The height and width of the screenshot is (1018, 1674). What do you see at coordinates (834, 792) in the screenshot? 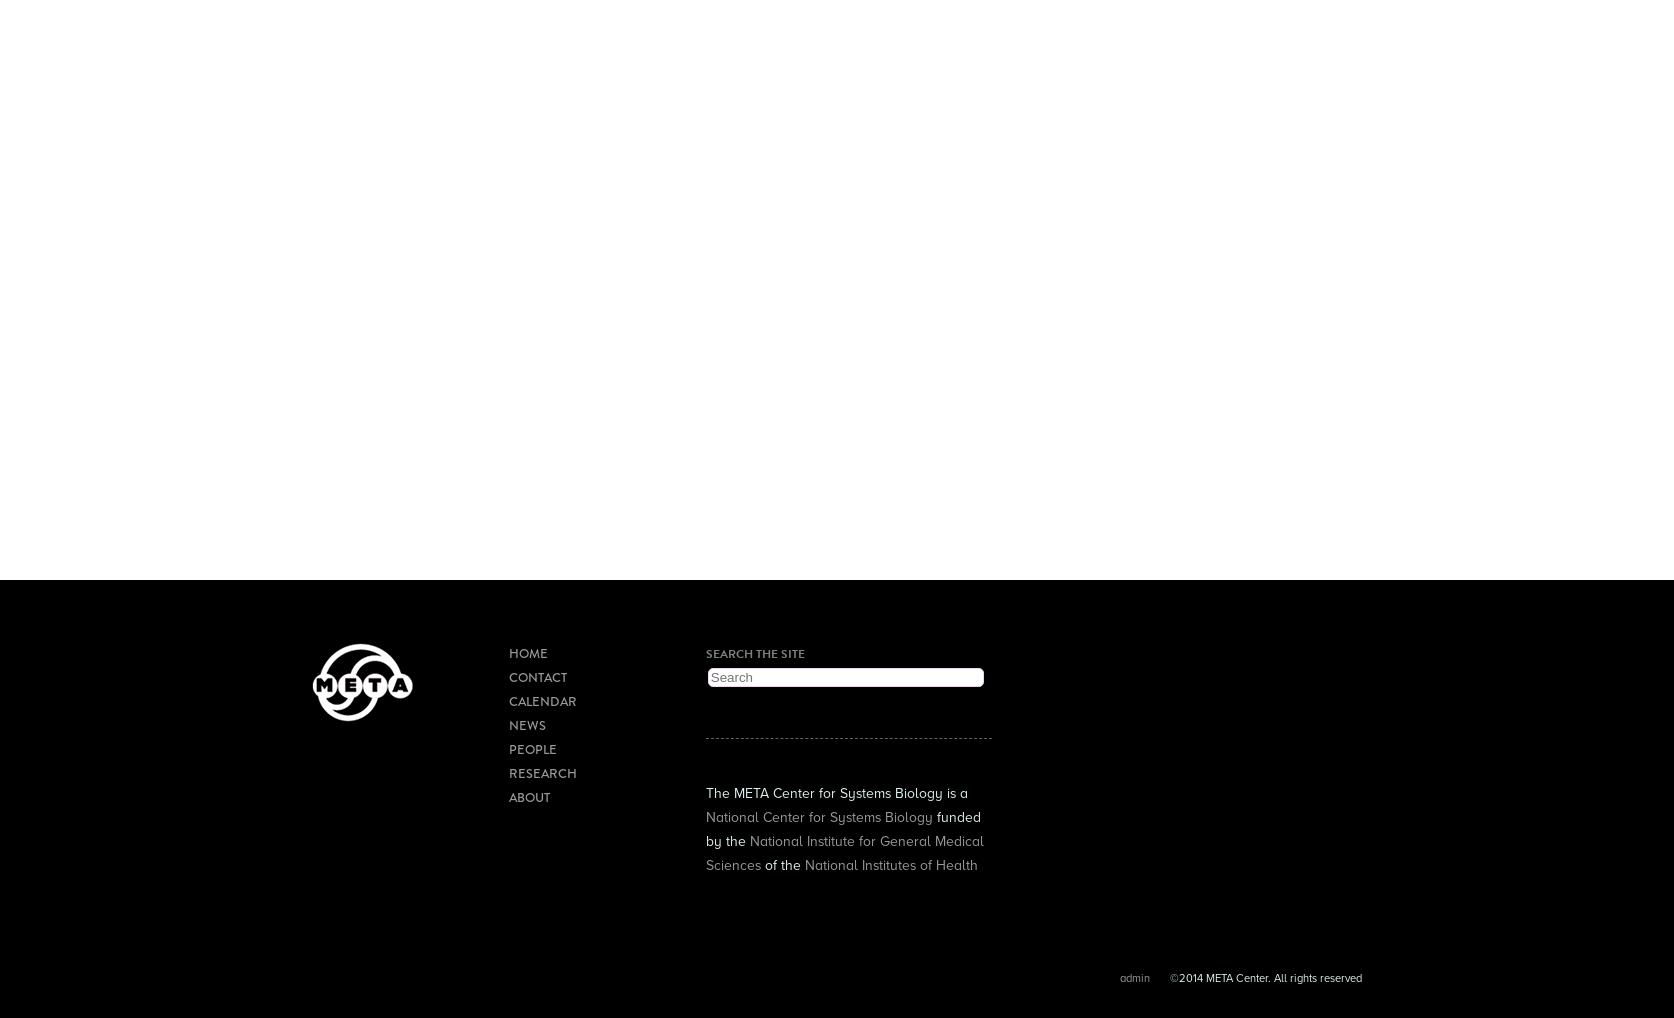
I see `'The META Center for Systems Biology is a'` at bounding box center [834, 792].